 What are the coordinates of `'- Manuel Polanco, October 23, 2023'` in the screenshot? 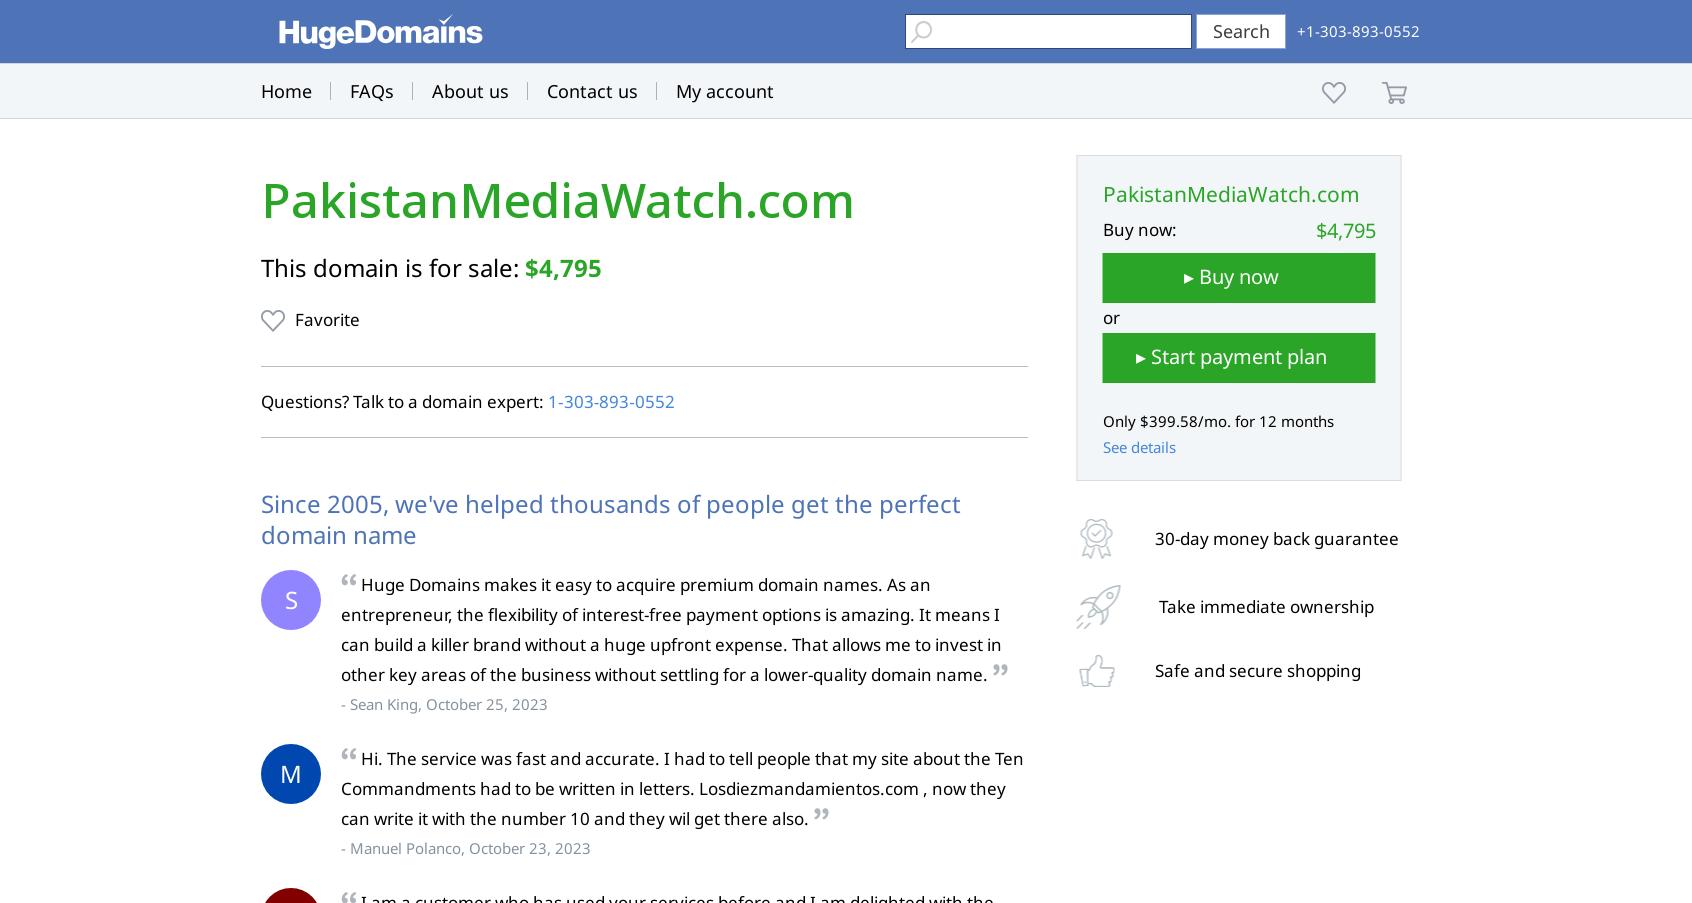 It's located at (464, 848).